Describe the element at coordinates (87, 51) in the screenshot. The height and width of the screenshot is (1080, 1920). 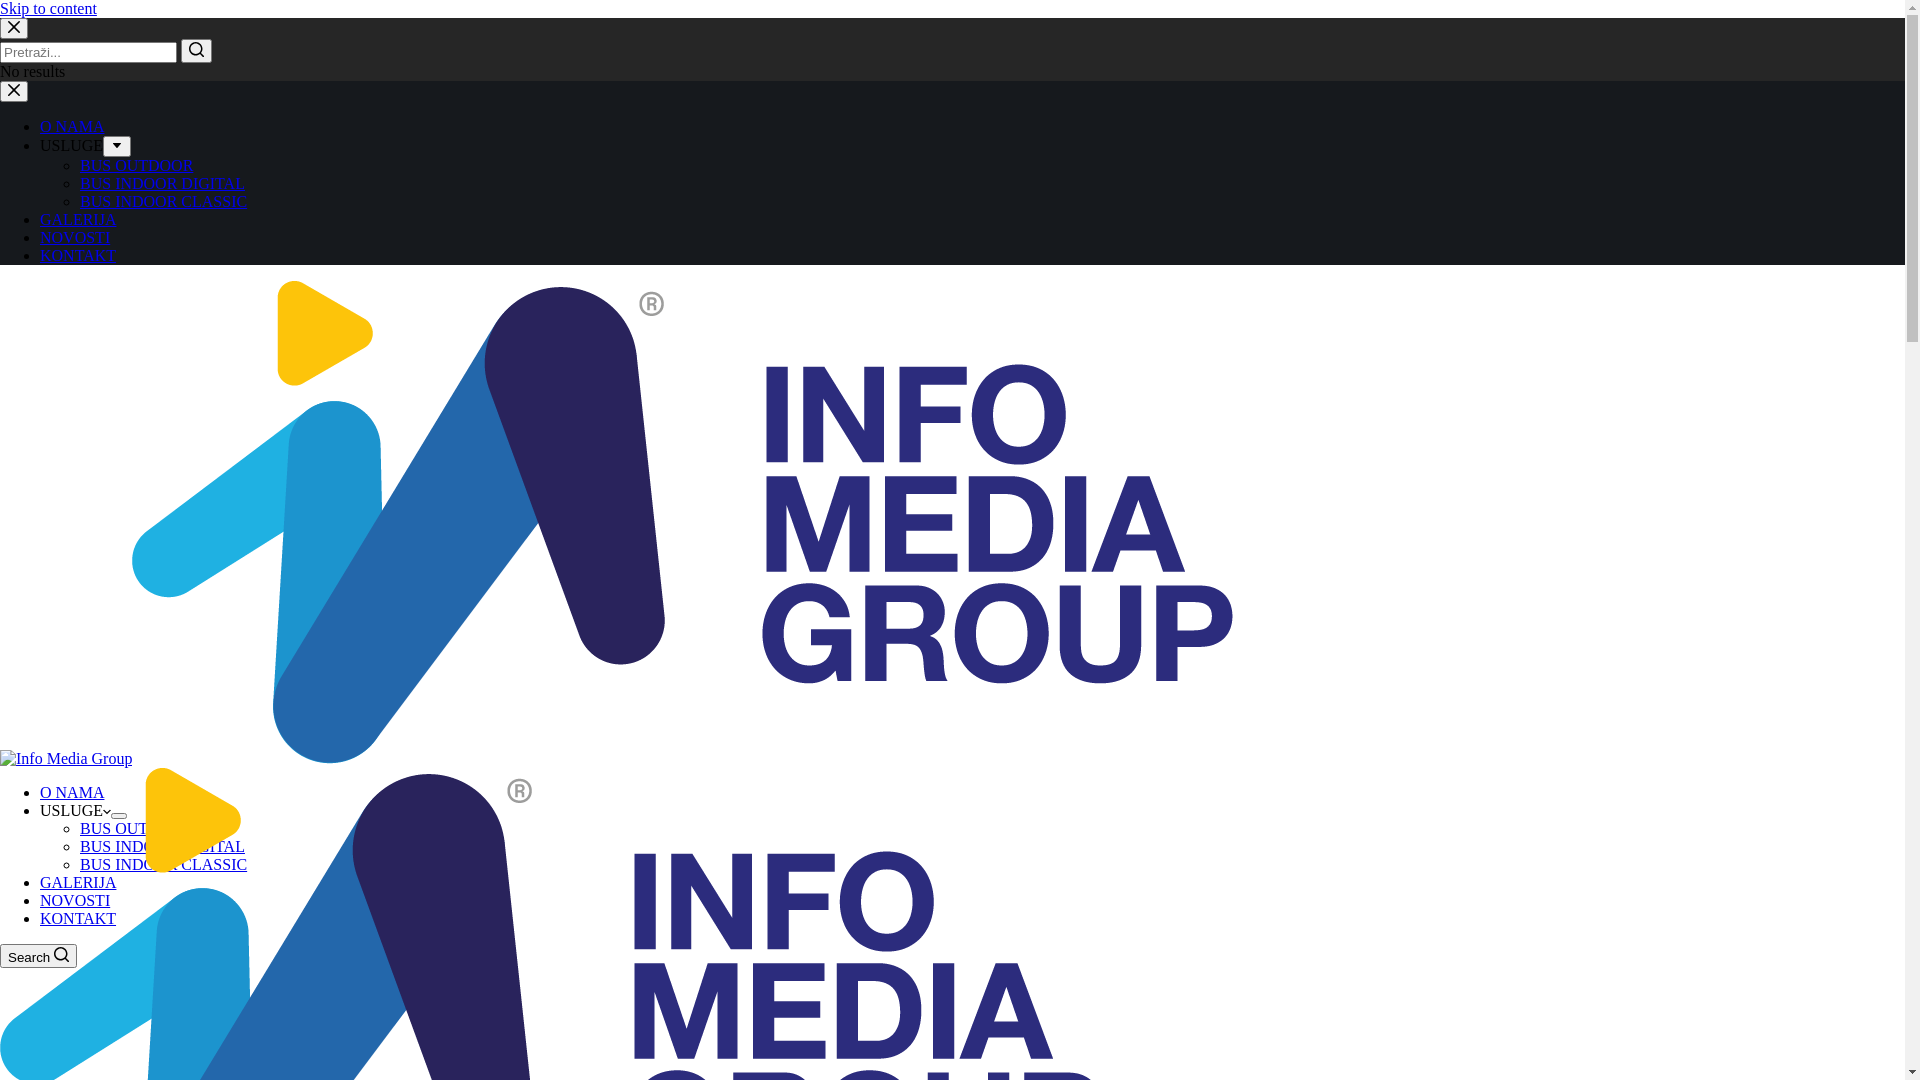
I see `'Search for...'` at that location.